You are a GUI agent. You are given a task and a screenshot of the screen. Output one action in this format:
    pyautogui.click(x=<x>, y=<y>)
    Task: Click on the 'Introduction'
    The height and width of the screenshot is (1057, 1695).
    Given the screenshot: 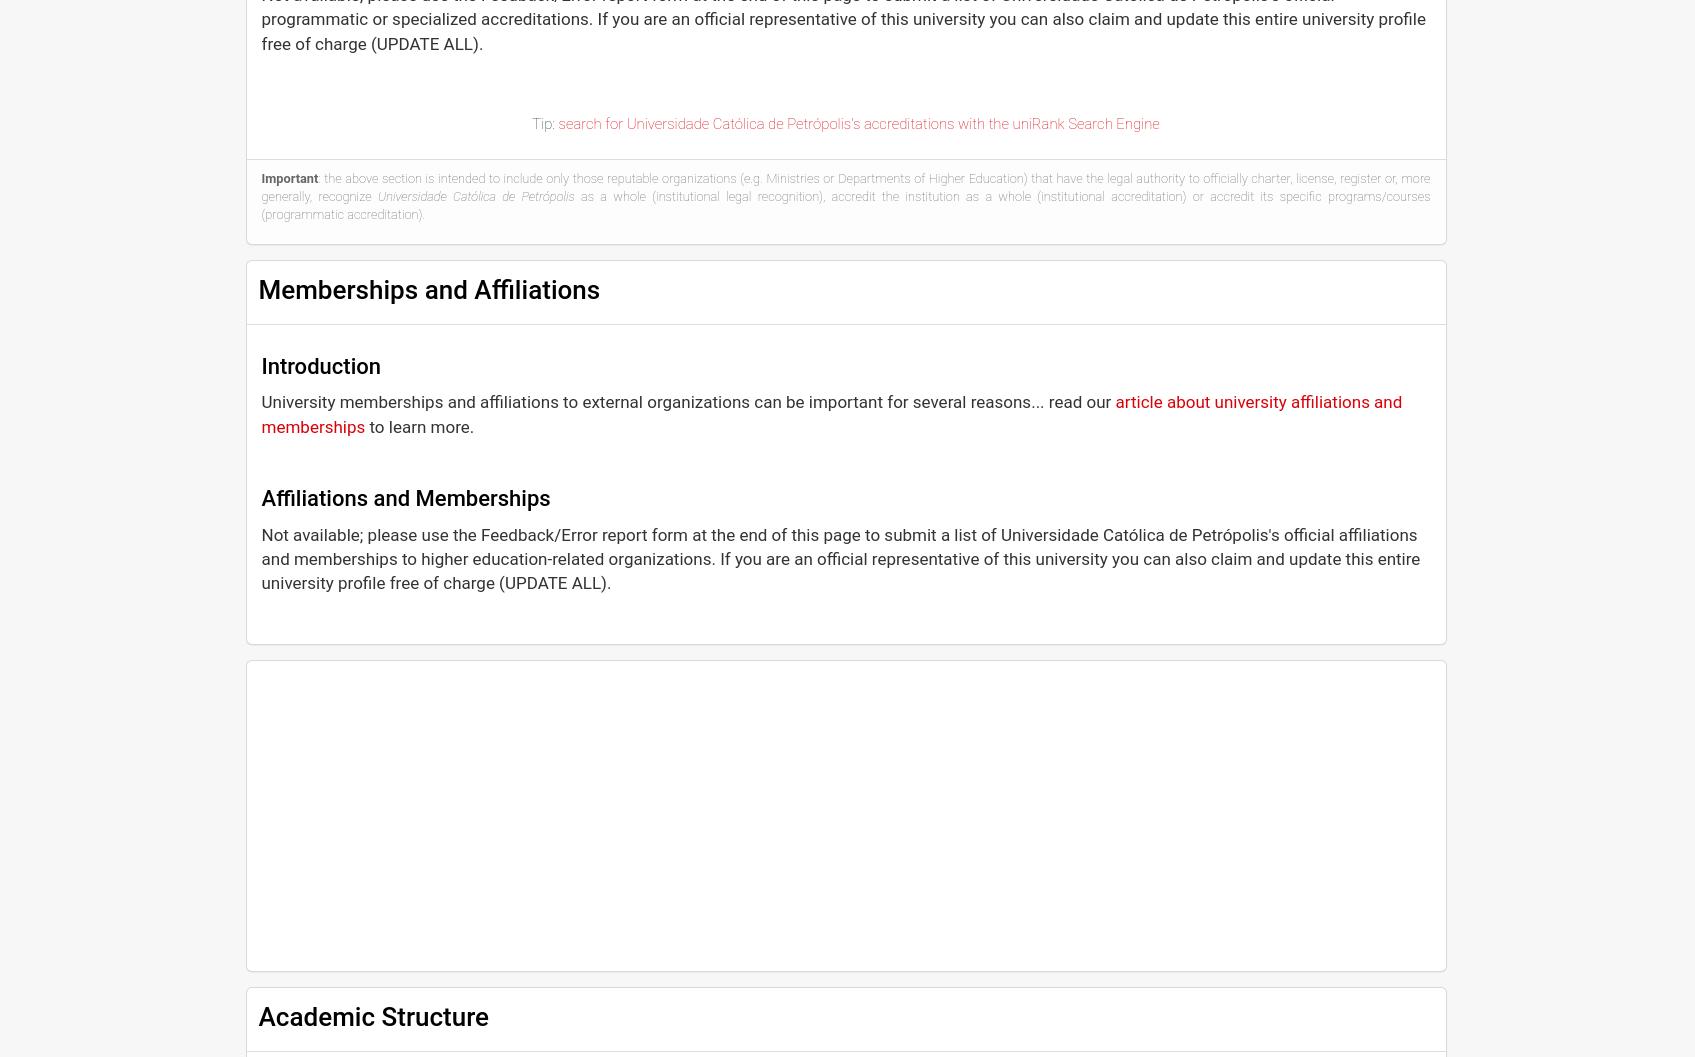 What is the action you would take?
    pyautogui.click(x=321, y=365)
    